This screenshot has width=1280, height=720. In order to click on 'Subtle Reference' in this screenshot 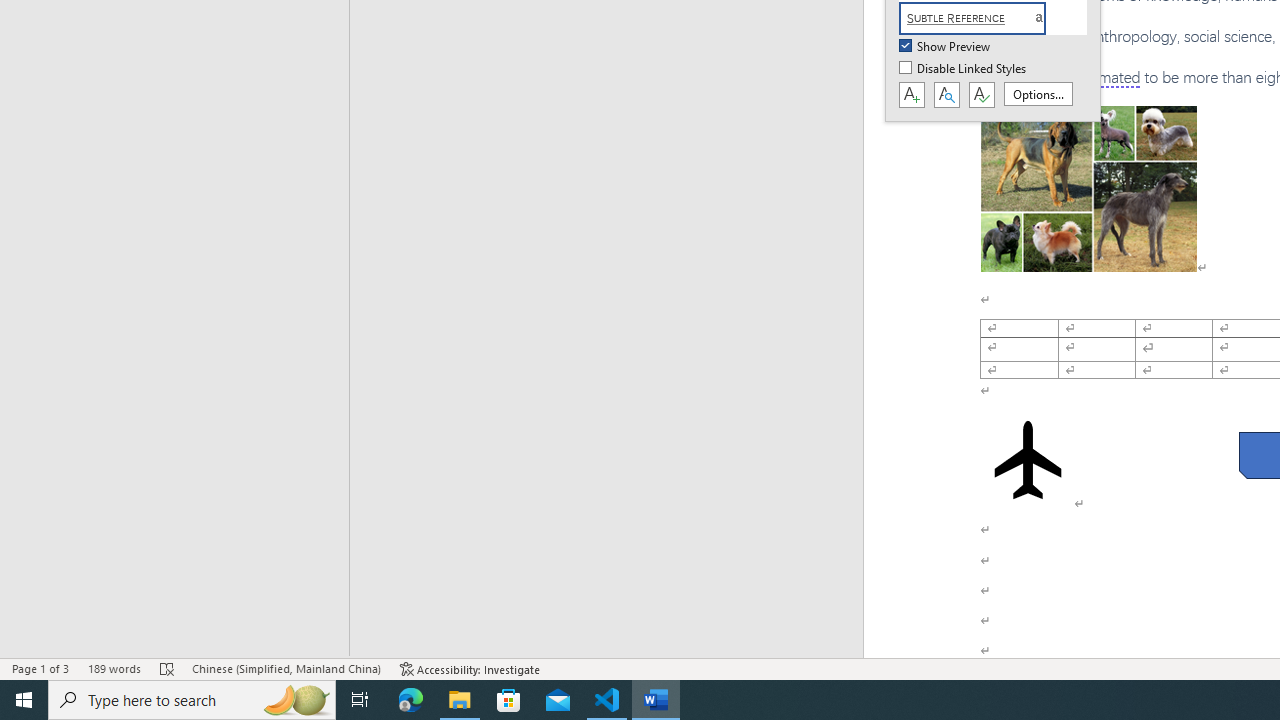, I will do `click(984, 18)`.